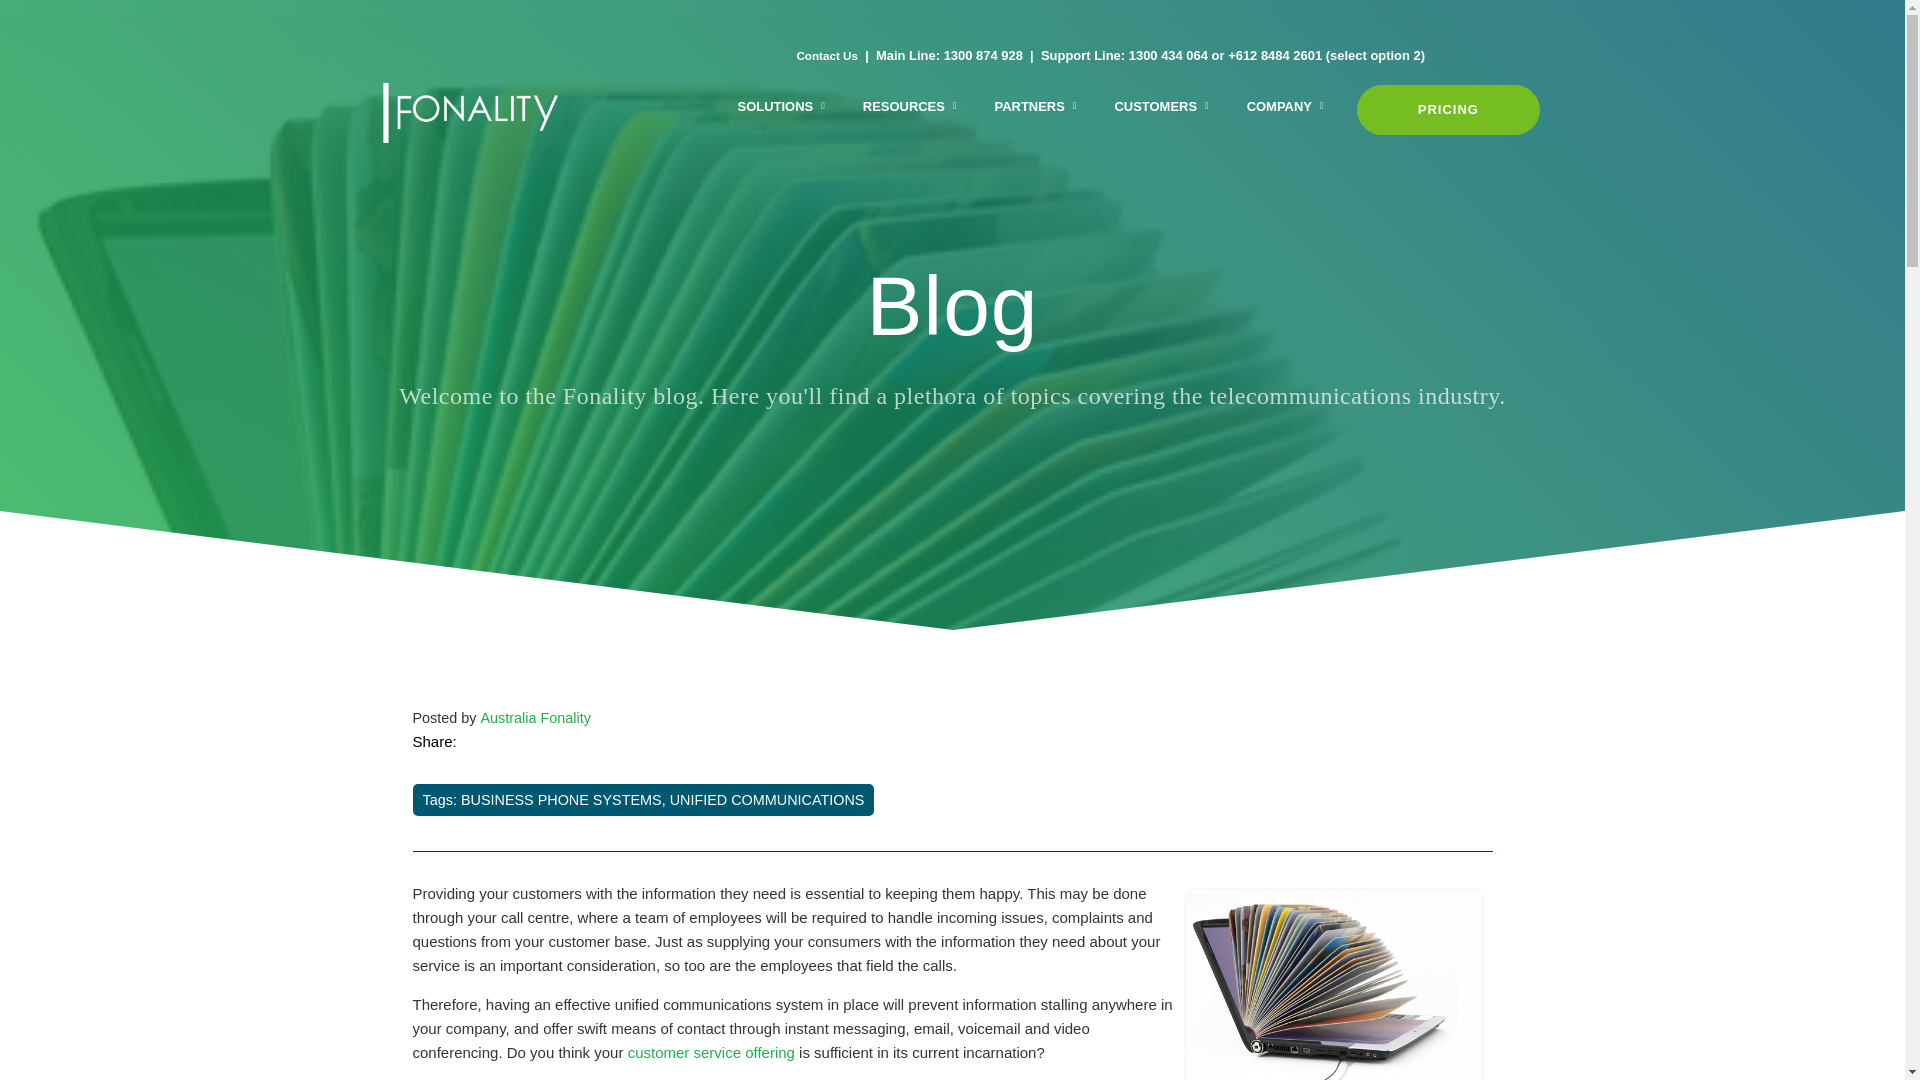 This screenshot has height=1080, width=1920. I want to click on 'UNIFIED COMMUNICATIONS', so click(766, 798).